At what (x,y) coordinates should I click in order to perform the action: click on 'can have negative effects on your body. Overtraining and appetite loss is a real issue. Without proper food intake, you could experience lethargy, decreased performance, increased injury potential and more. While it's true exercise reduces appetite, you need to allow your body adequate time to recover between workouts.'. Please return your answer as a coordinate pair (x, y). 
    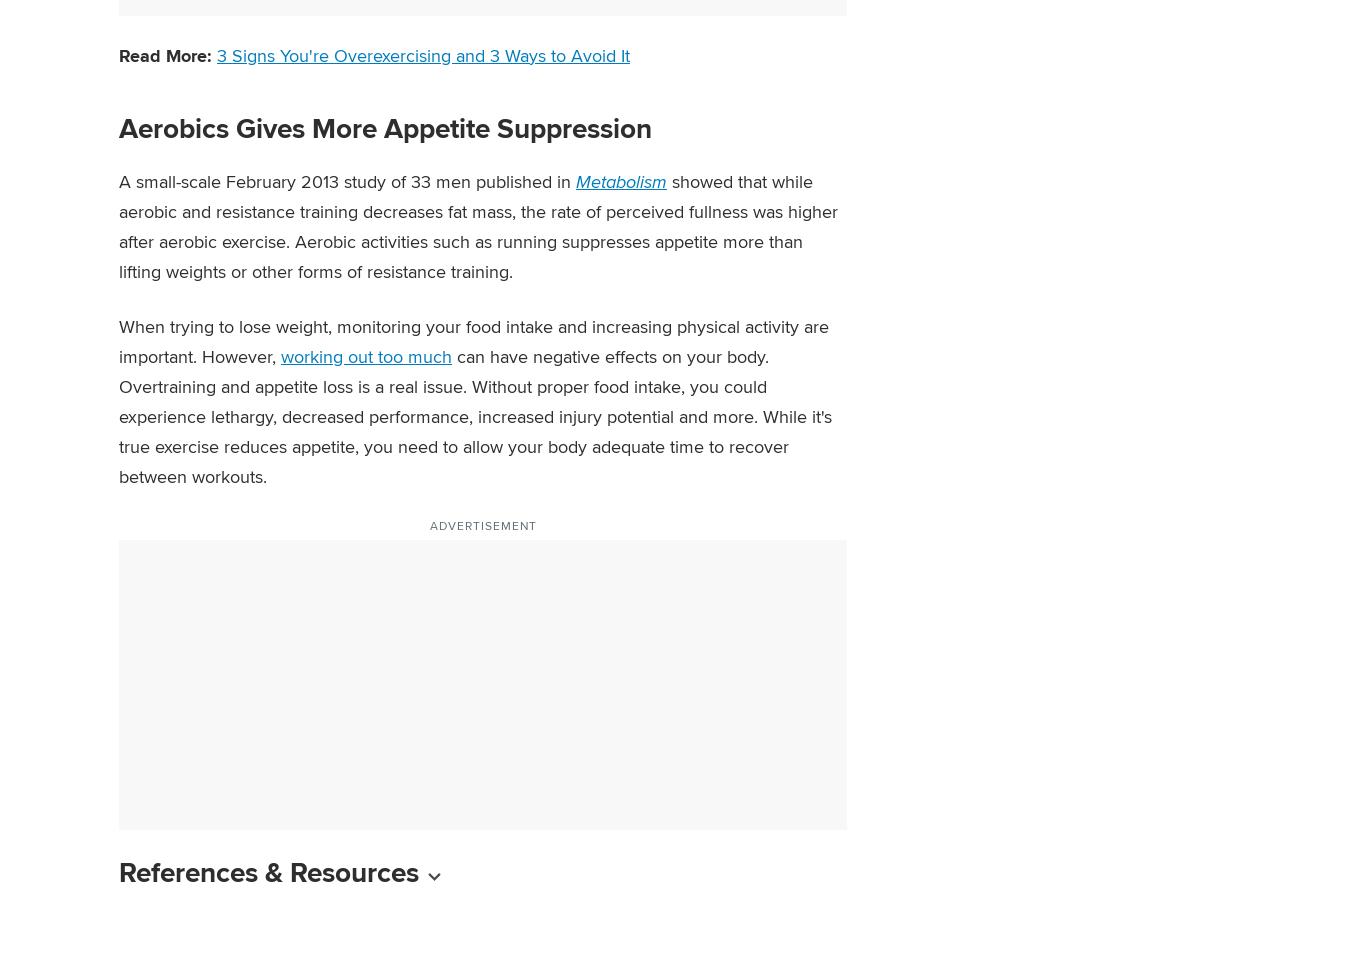
    Looking at the image, I should click on (475, 415).